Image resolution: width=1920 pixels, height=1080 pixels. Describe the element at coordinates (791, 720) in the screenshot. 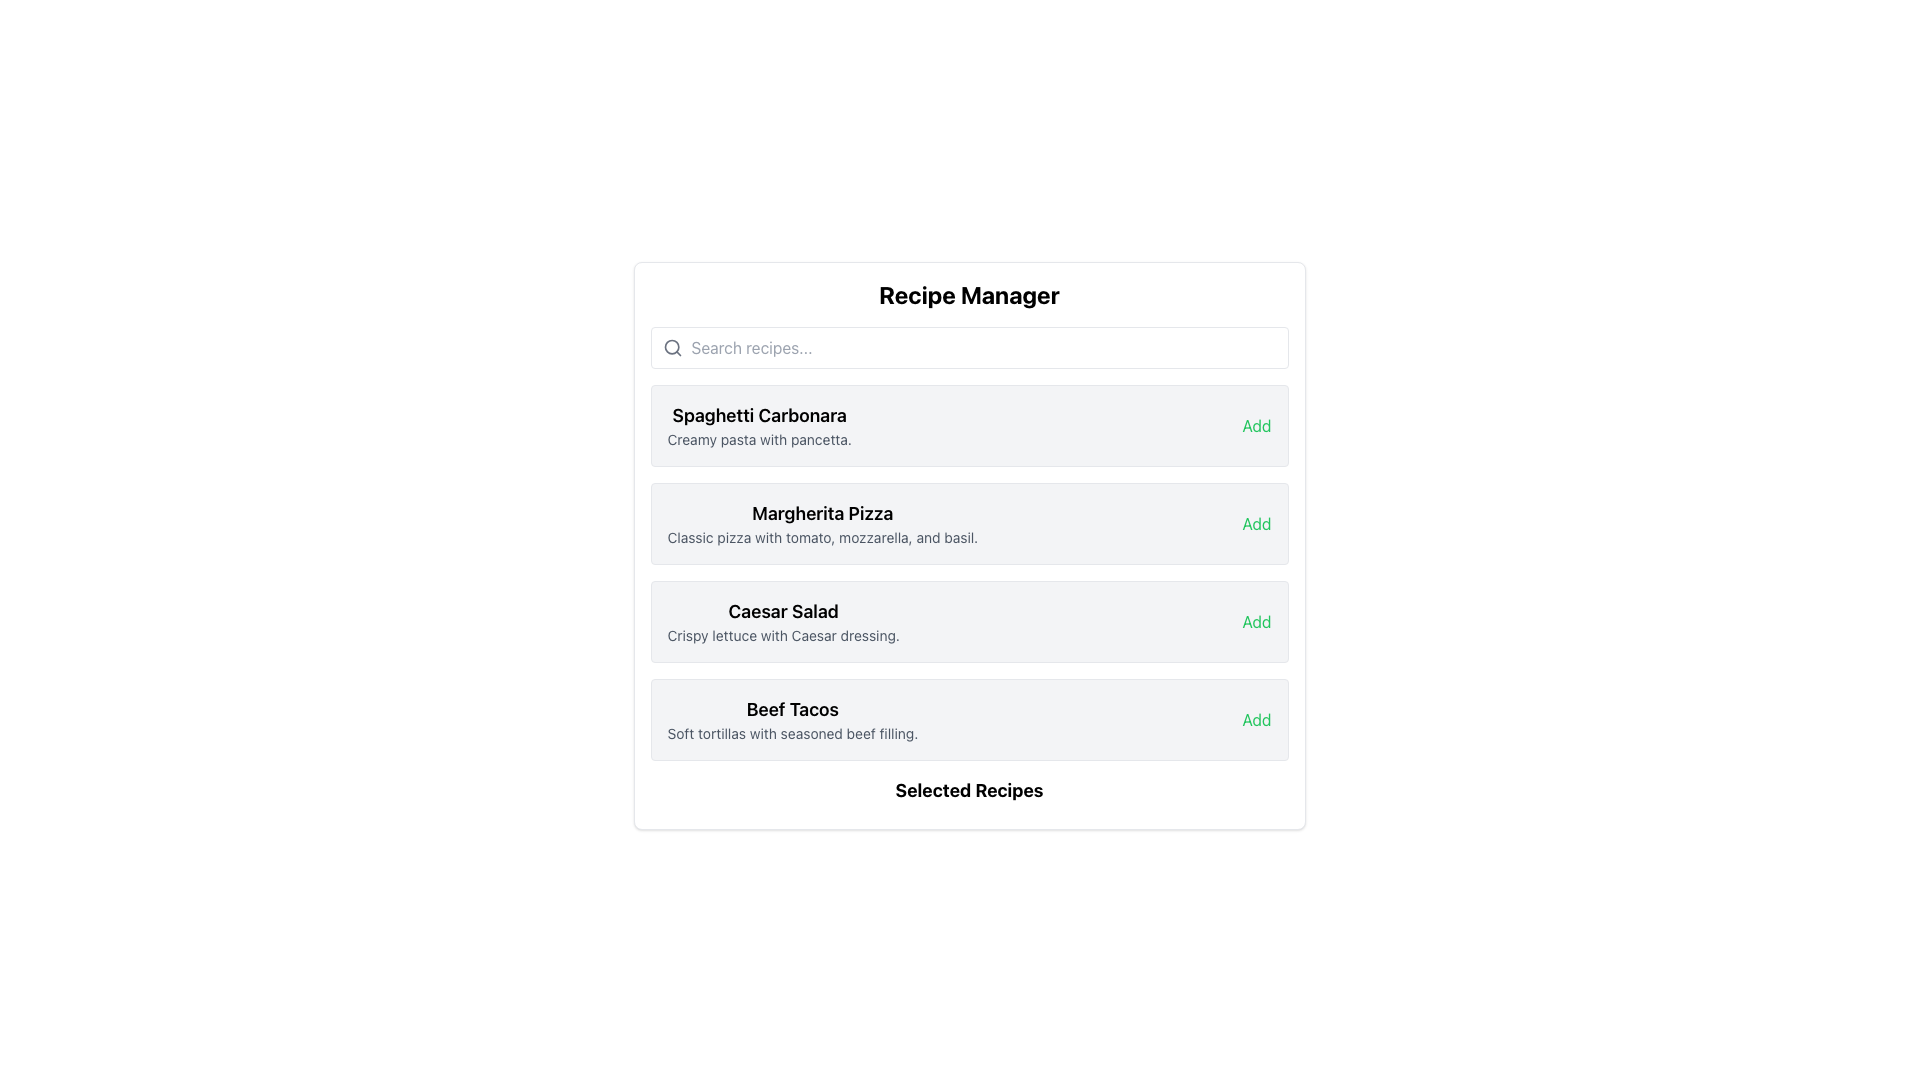

I see `the text display element that describes the recipe item 'Beef Tacos', which is the fourth item in a vertical list of recipe items` at that location.